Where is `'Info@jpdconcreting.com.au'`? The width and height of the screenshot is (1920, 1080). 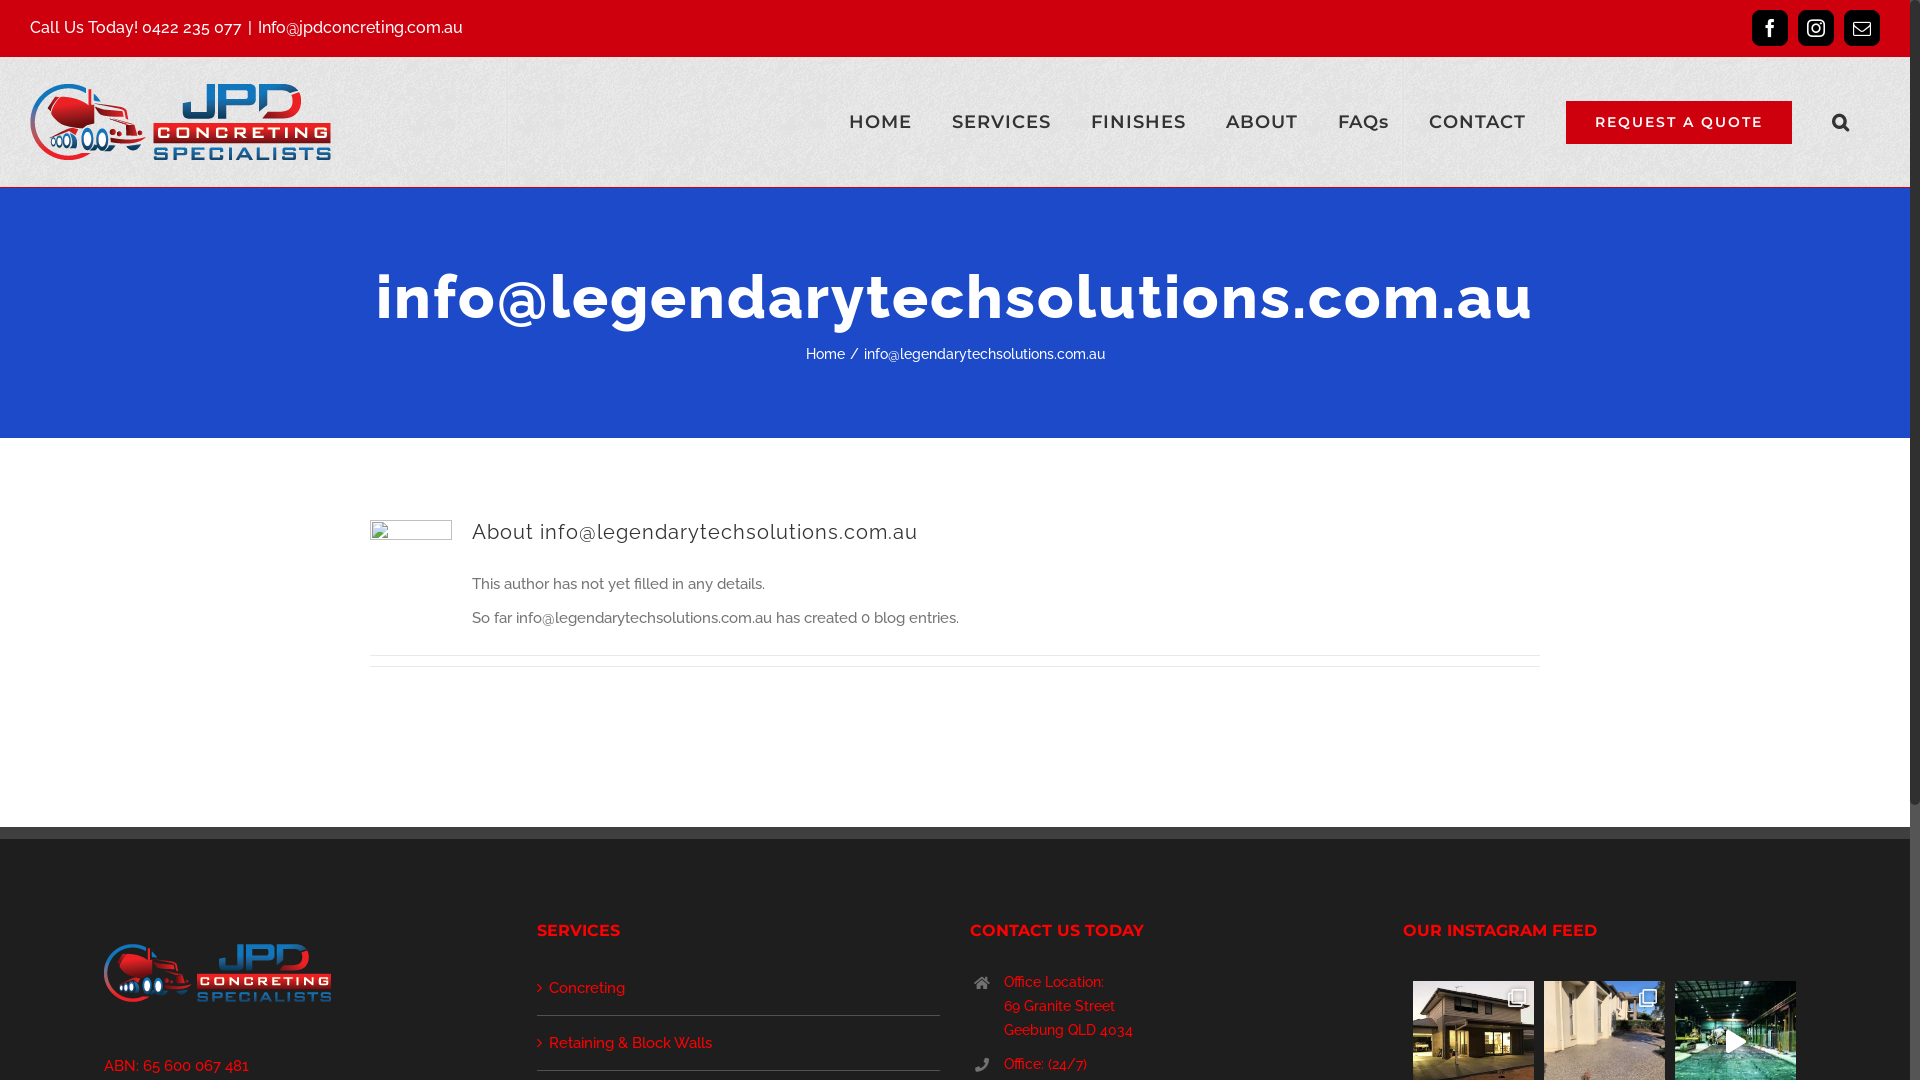 'Info@jpdconcreting.com.au' is located at coordinates (257, 27).